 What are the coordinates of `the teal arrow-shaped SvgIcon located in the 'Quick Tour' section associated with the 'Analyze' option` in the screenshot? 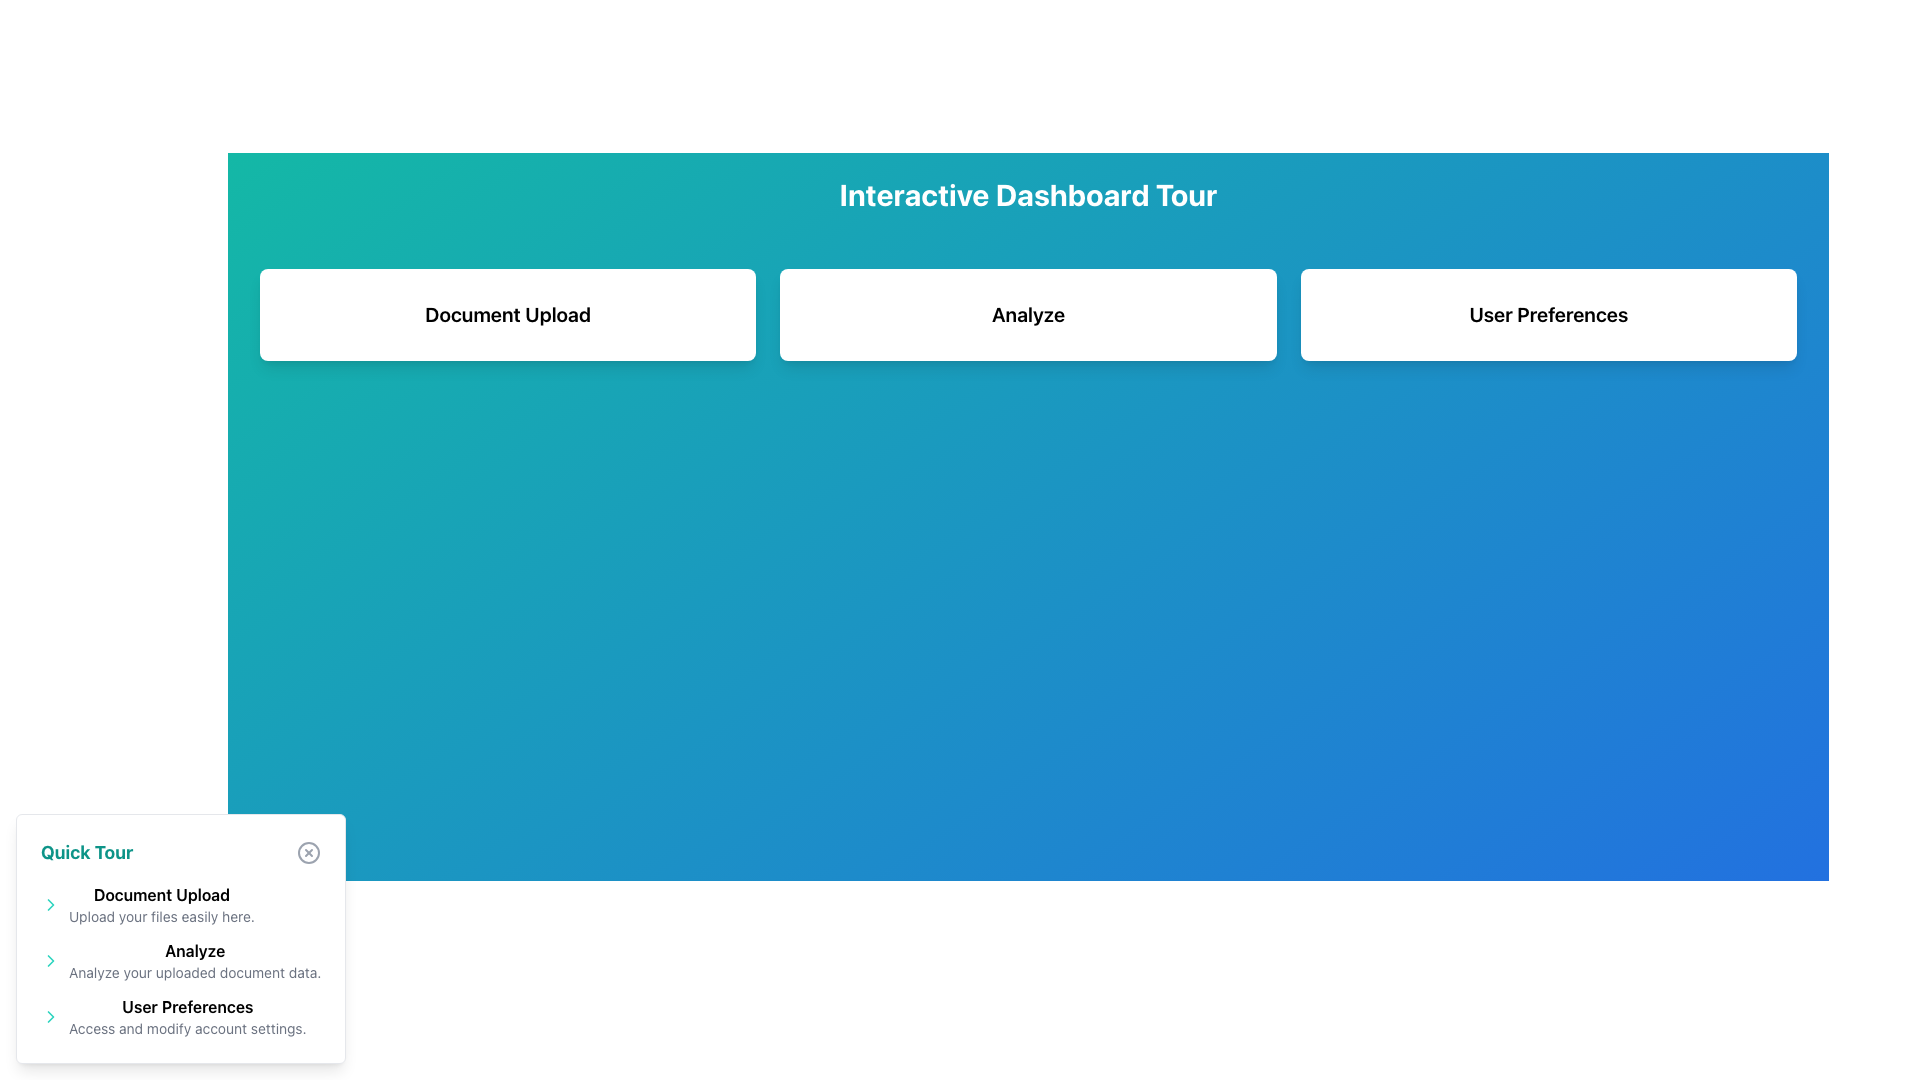 It's located at (51, 959).